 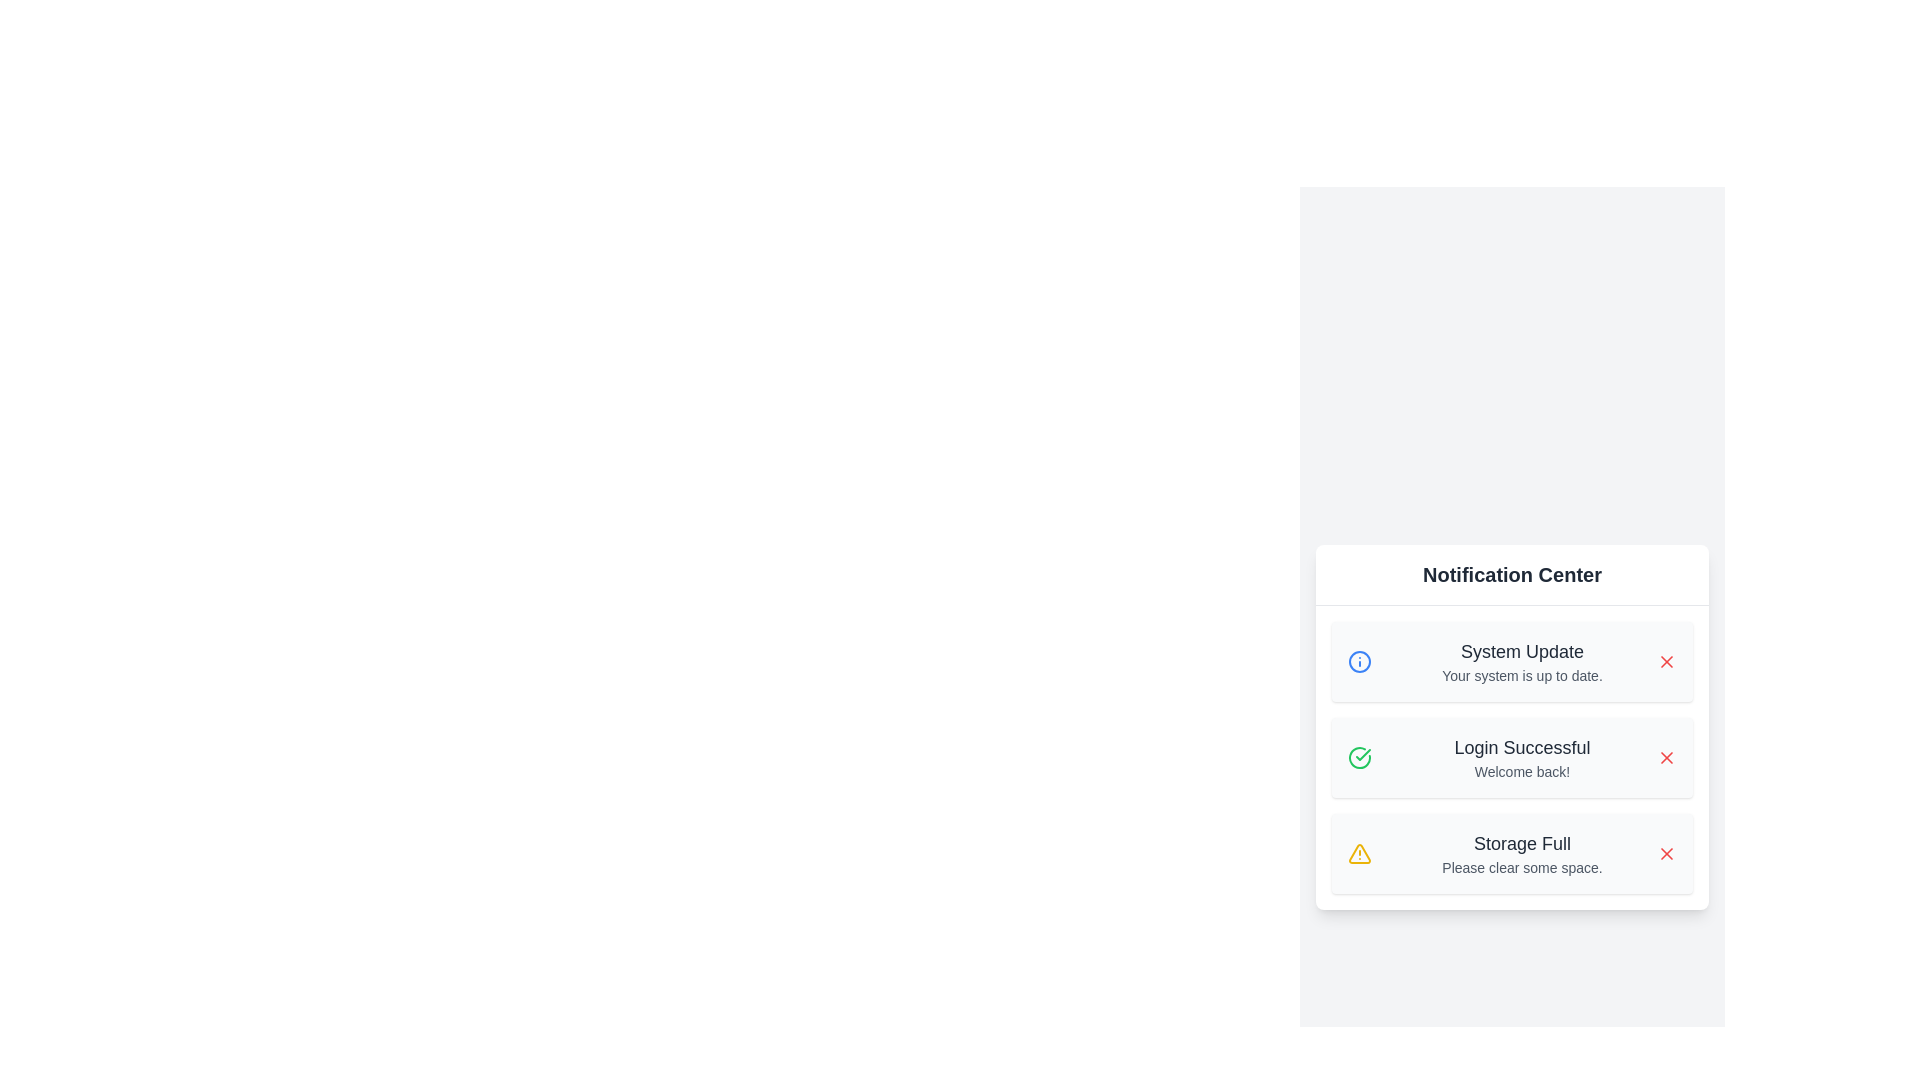 I want to click on the Interactive icon (close button) located at the top-right corner of the 'System Update' notification block, so click(x=1666, y=660).